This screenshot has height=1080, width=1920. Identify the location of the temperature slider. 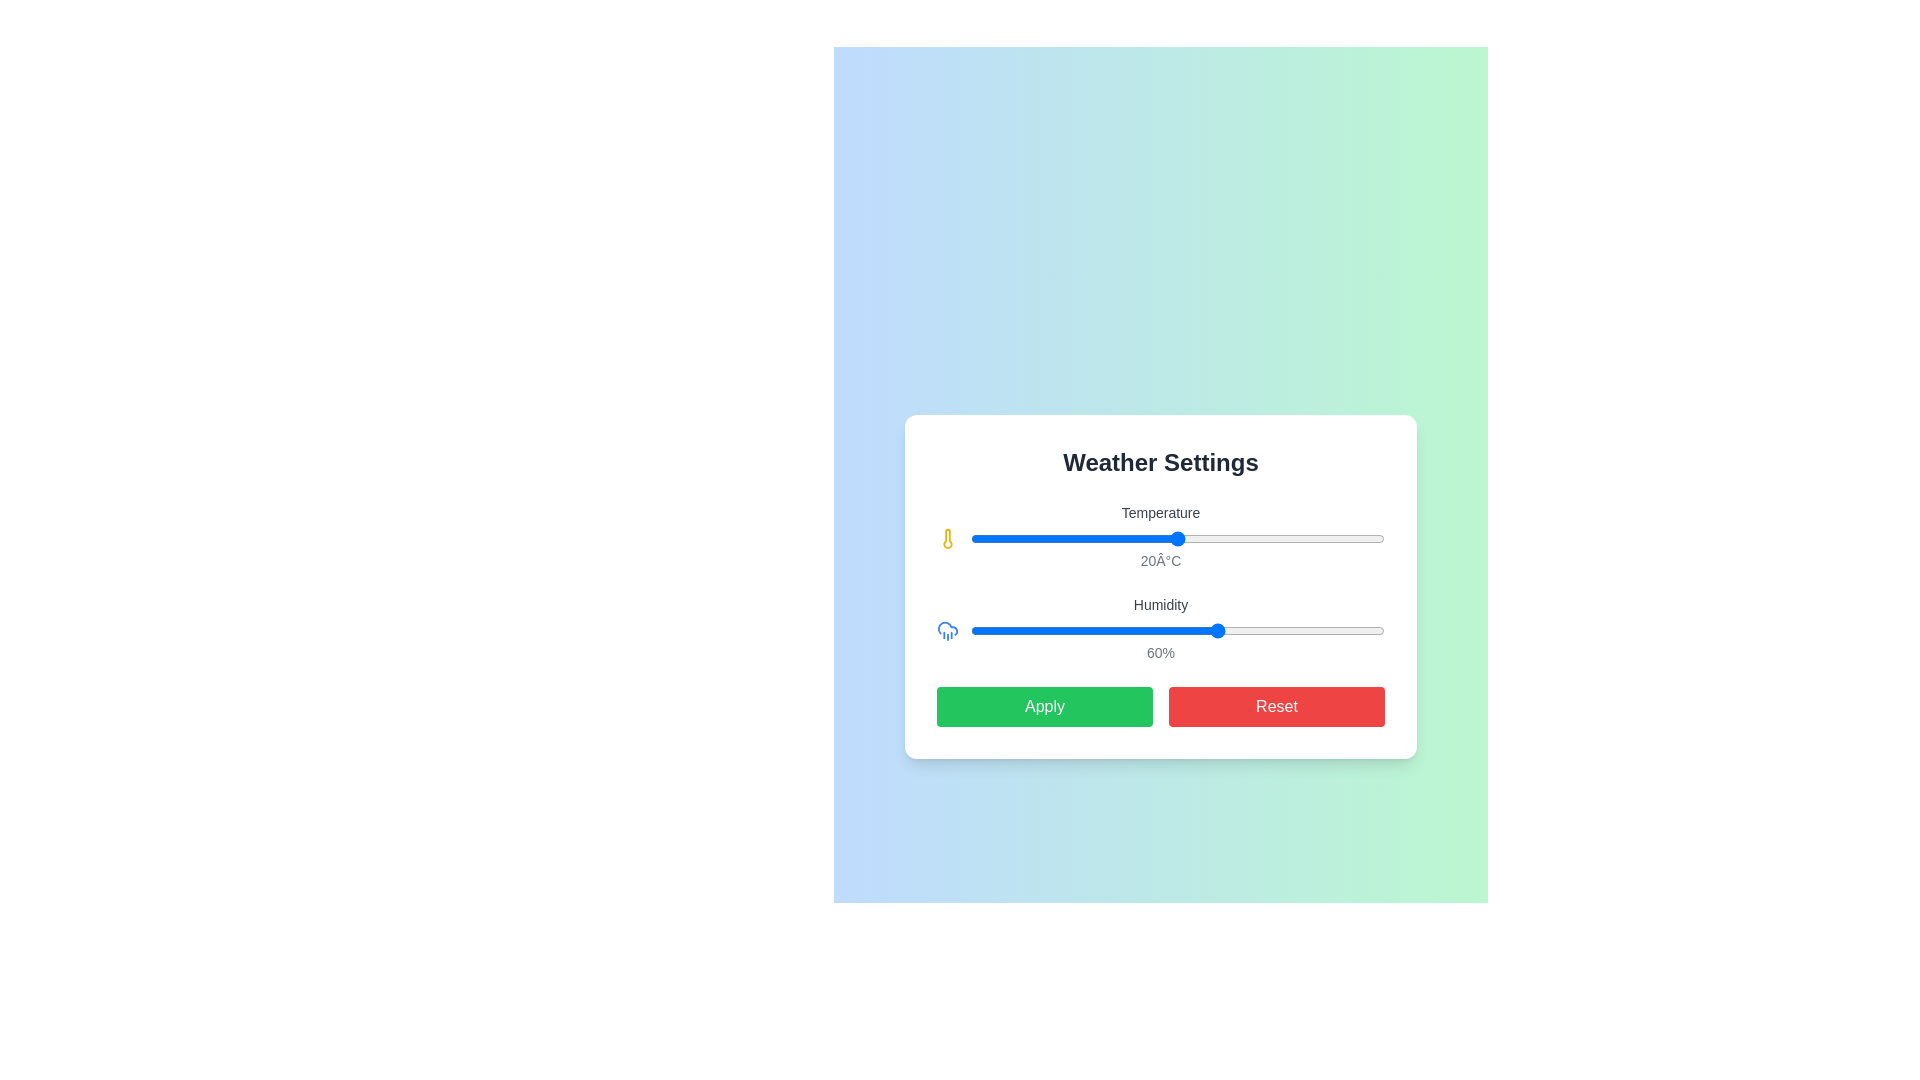
(1052, 538).